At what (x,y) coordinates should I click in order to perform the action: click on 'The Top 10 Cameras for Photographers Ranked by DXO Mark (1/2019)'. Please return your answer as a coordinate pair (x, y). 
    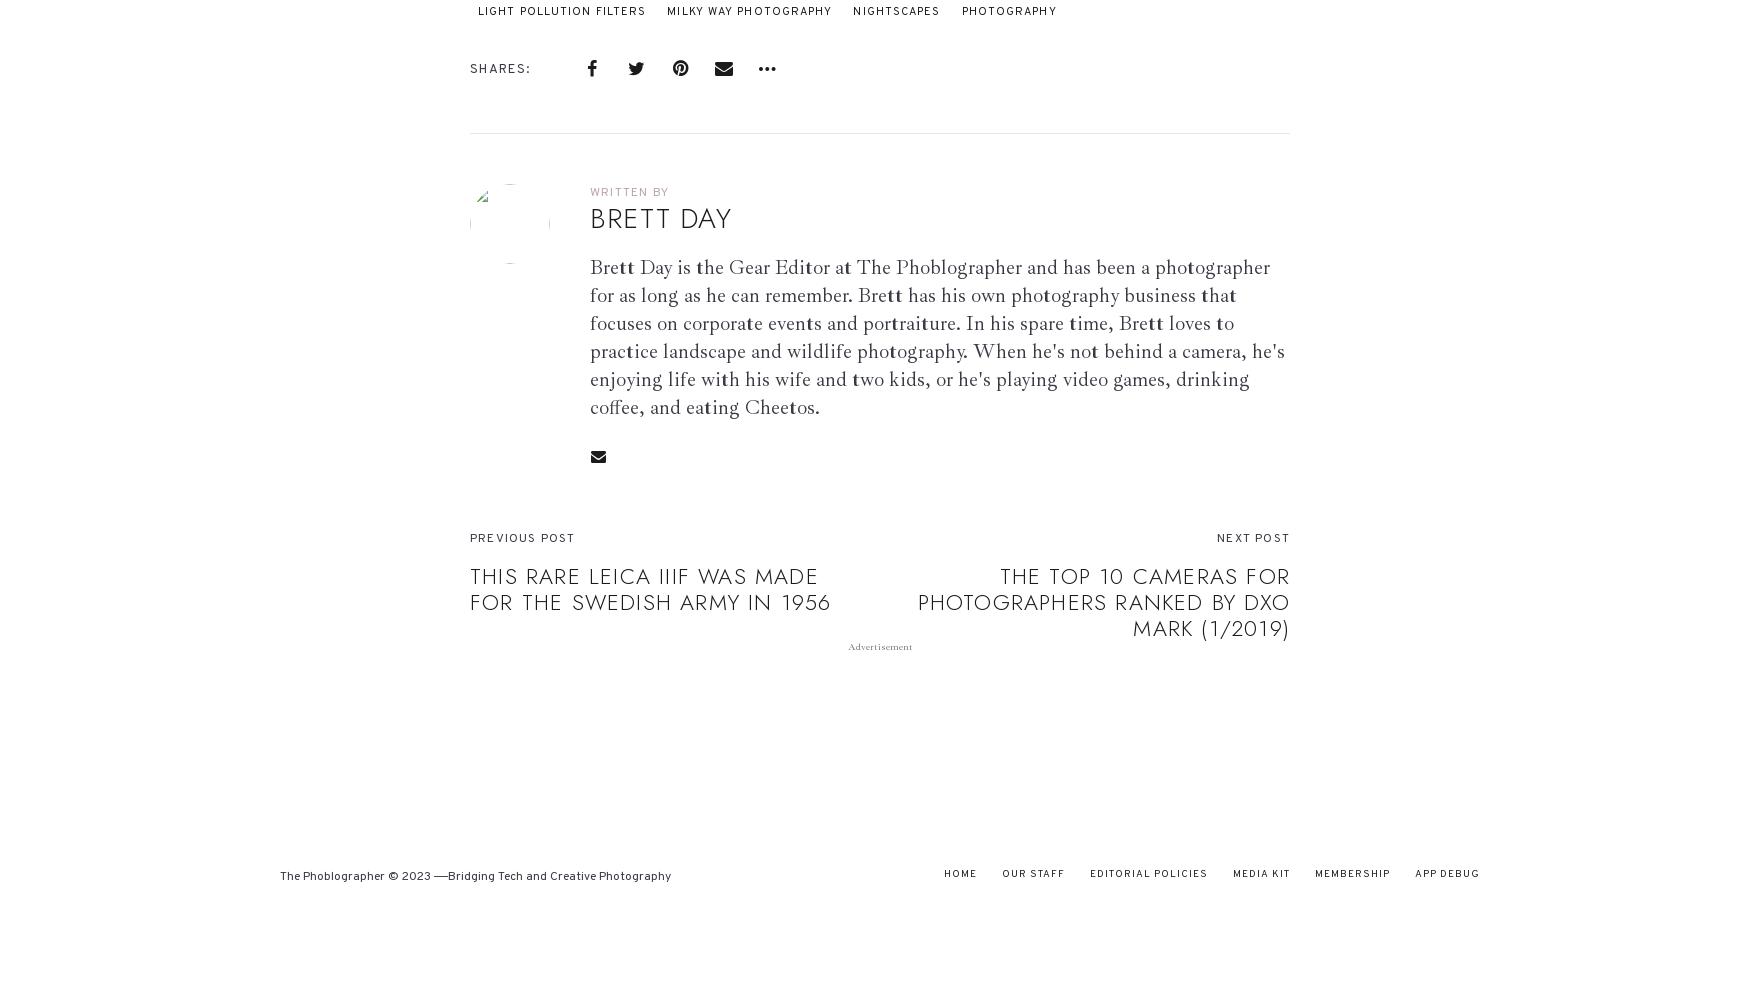
    Looking at the image, I should click on (1102, 601).